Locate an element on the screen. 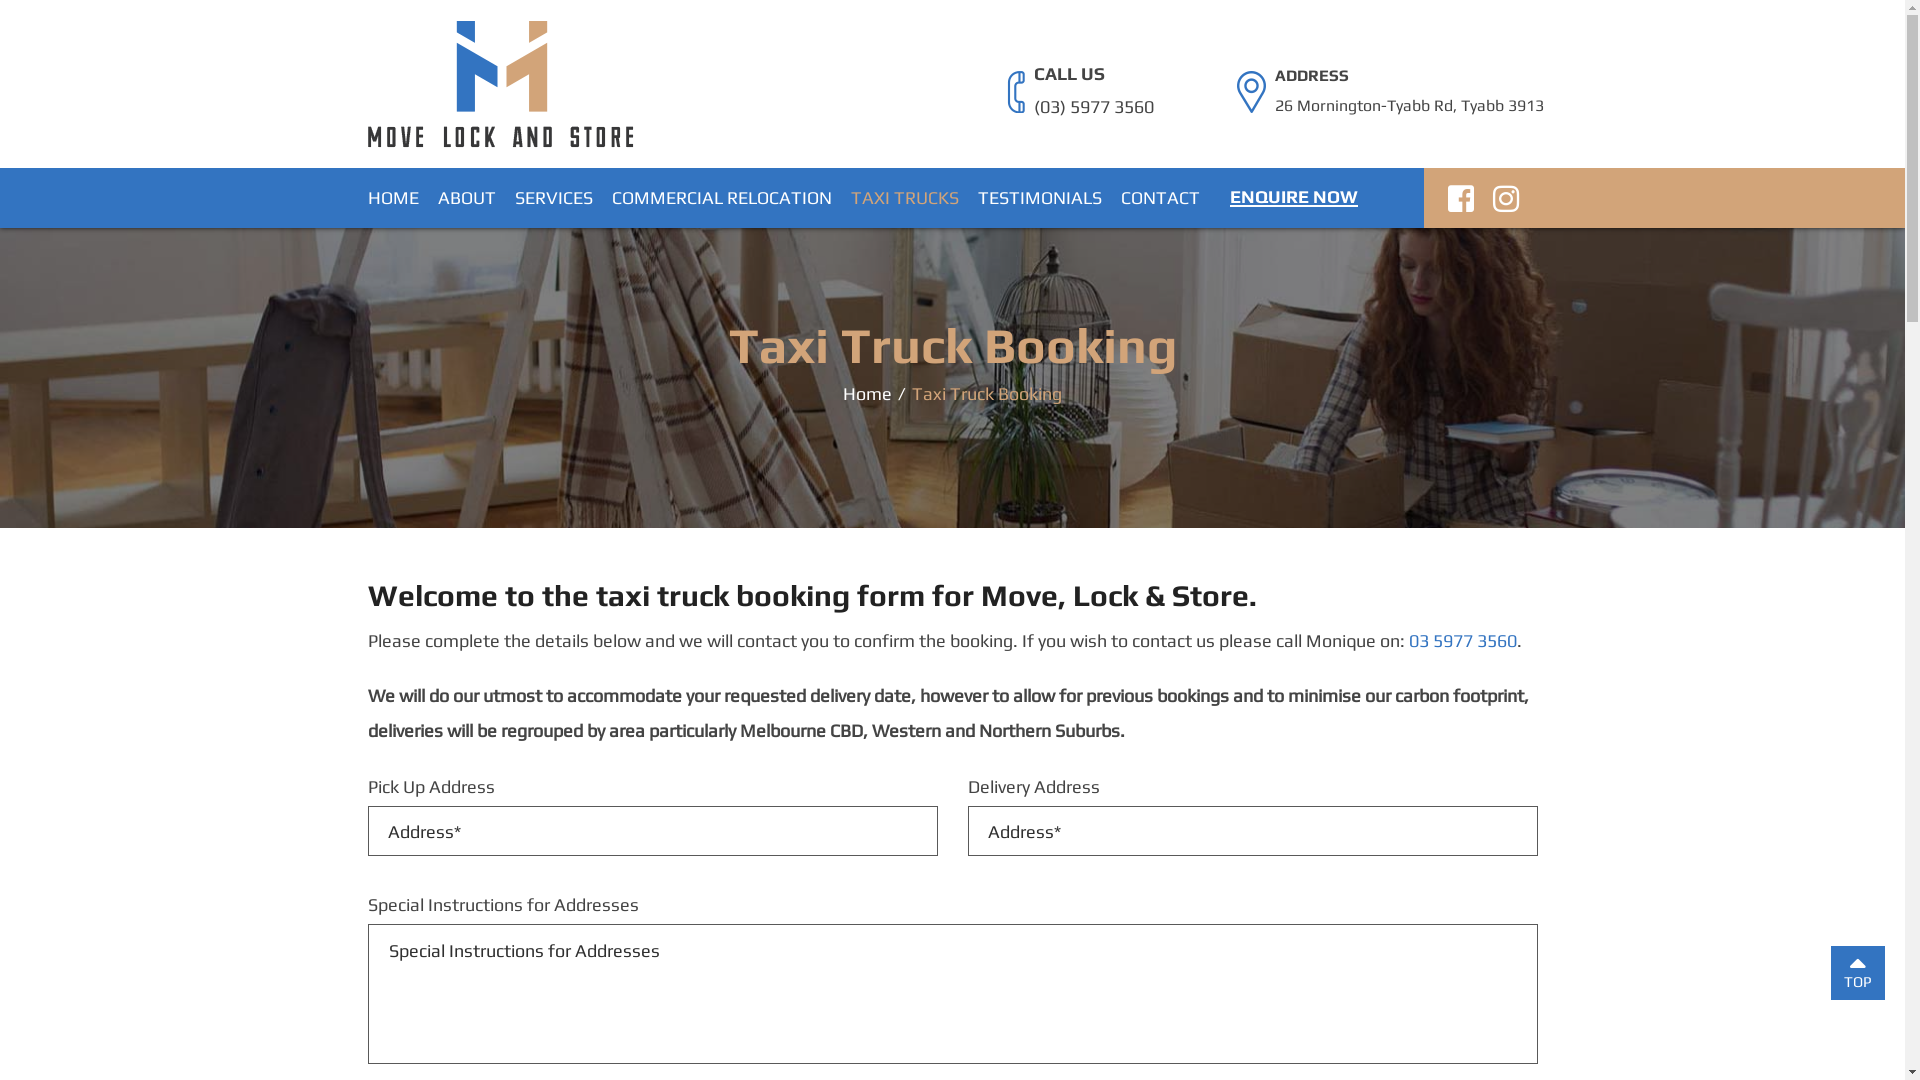  'ABOUT' is located at coordinates (465, 197).